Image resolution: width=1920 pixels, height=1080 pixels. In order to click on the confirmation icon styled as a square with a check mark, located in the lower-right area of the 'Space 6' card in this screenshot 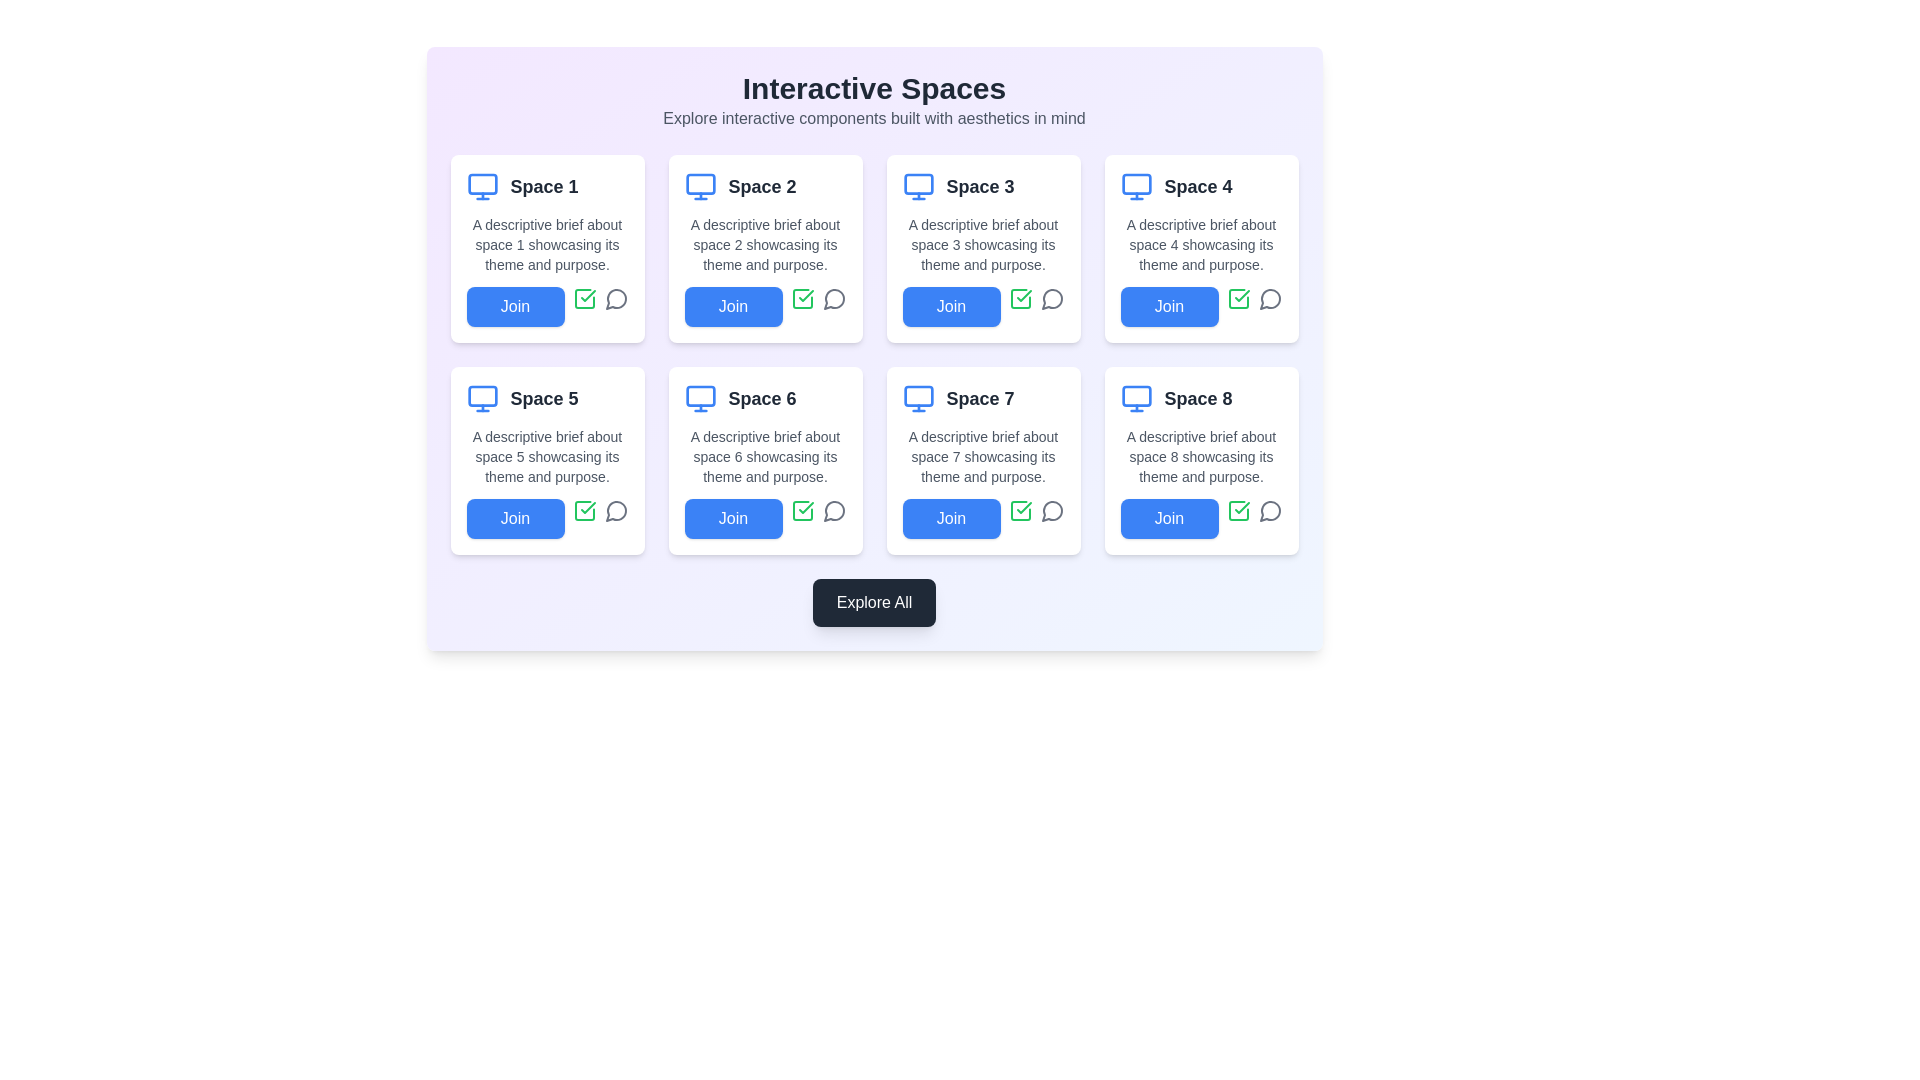, I will do `click(802, 509)`.